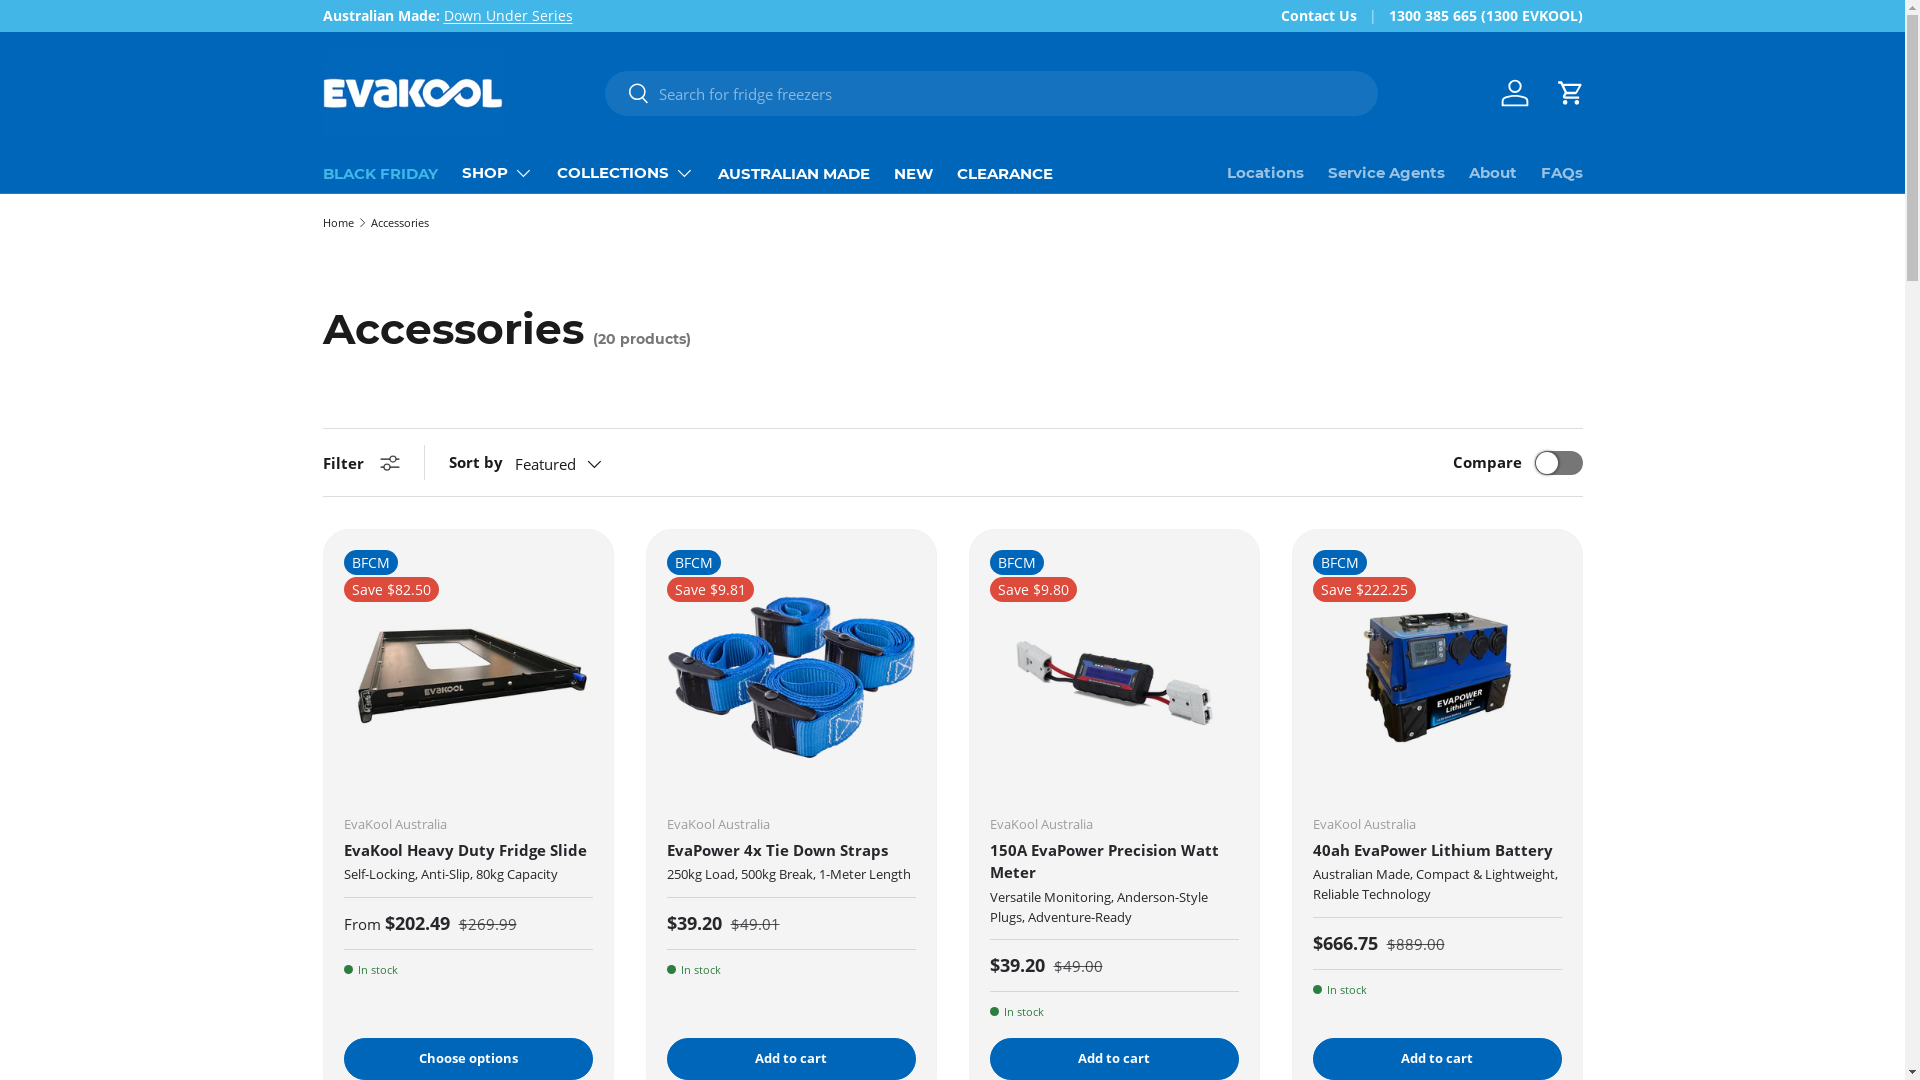 The image size is (1920, 1080). What do you see at coordinates (1103, 860) in the screenshot?
I see `'150A EvaPower Precision Watt Meter'` at bounding box center [1103, 860].